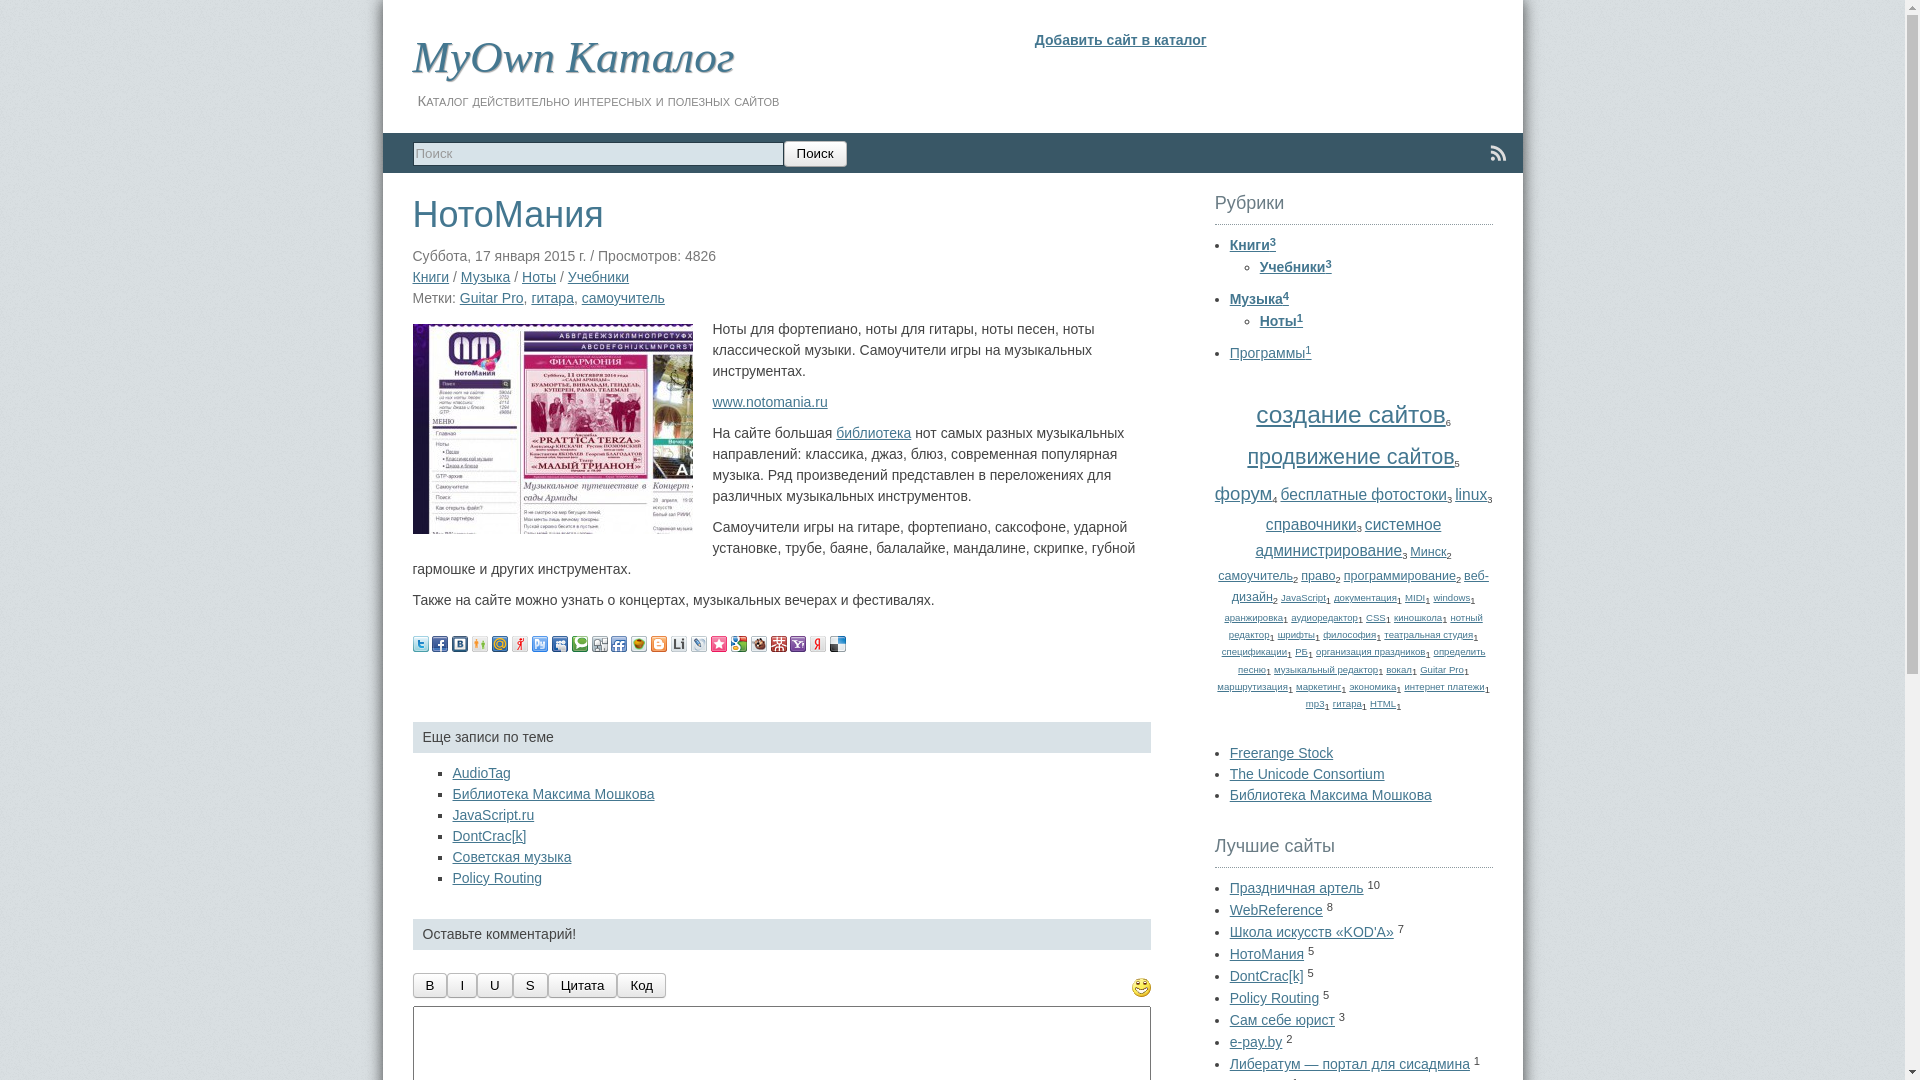 The height and width of the screenshot is (1080, 1920). Describe the element at coordinates (530, 984) in the screenshot. I see `'S'` at that location.